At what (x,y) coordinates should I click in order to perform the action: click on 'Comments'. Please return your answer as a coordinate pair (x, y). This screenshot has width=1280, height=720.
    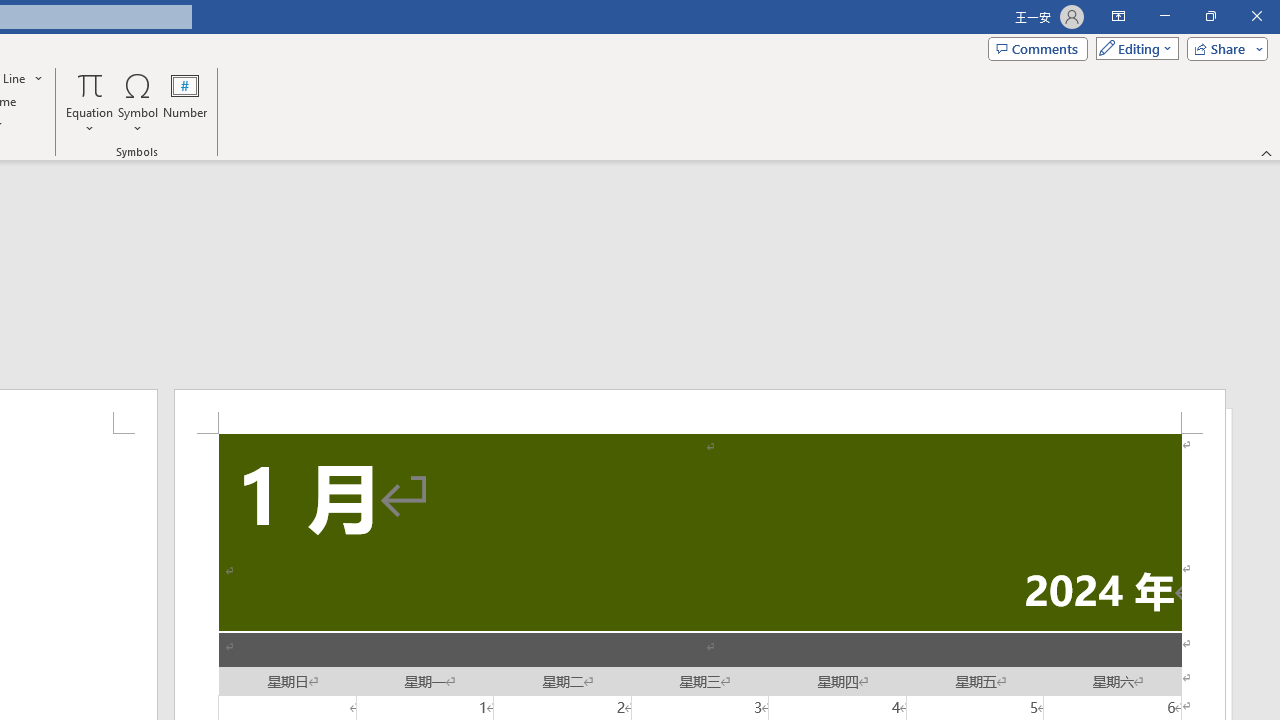
    Looking at the image, I should click on (1038, 47).